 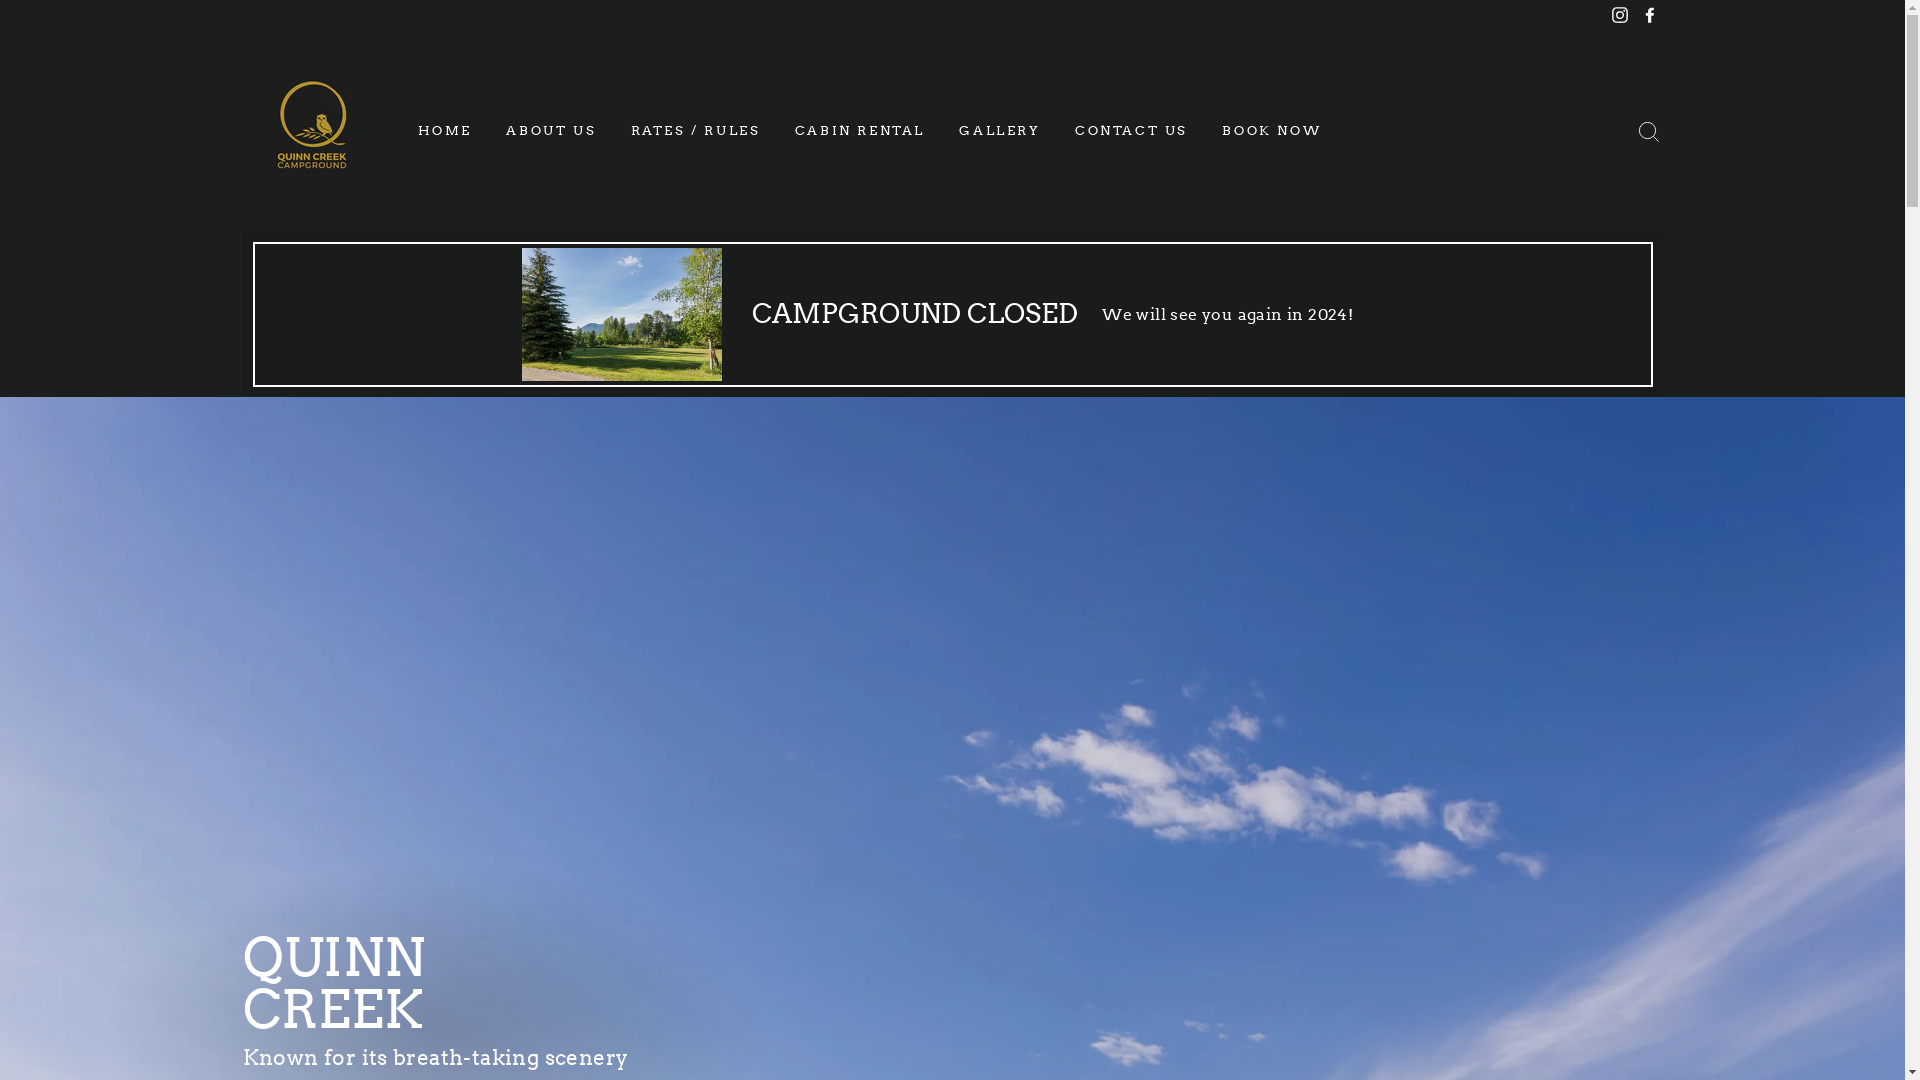 I want to click on 'ABOUT US', so click(x=551, y=131).